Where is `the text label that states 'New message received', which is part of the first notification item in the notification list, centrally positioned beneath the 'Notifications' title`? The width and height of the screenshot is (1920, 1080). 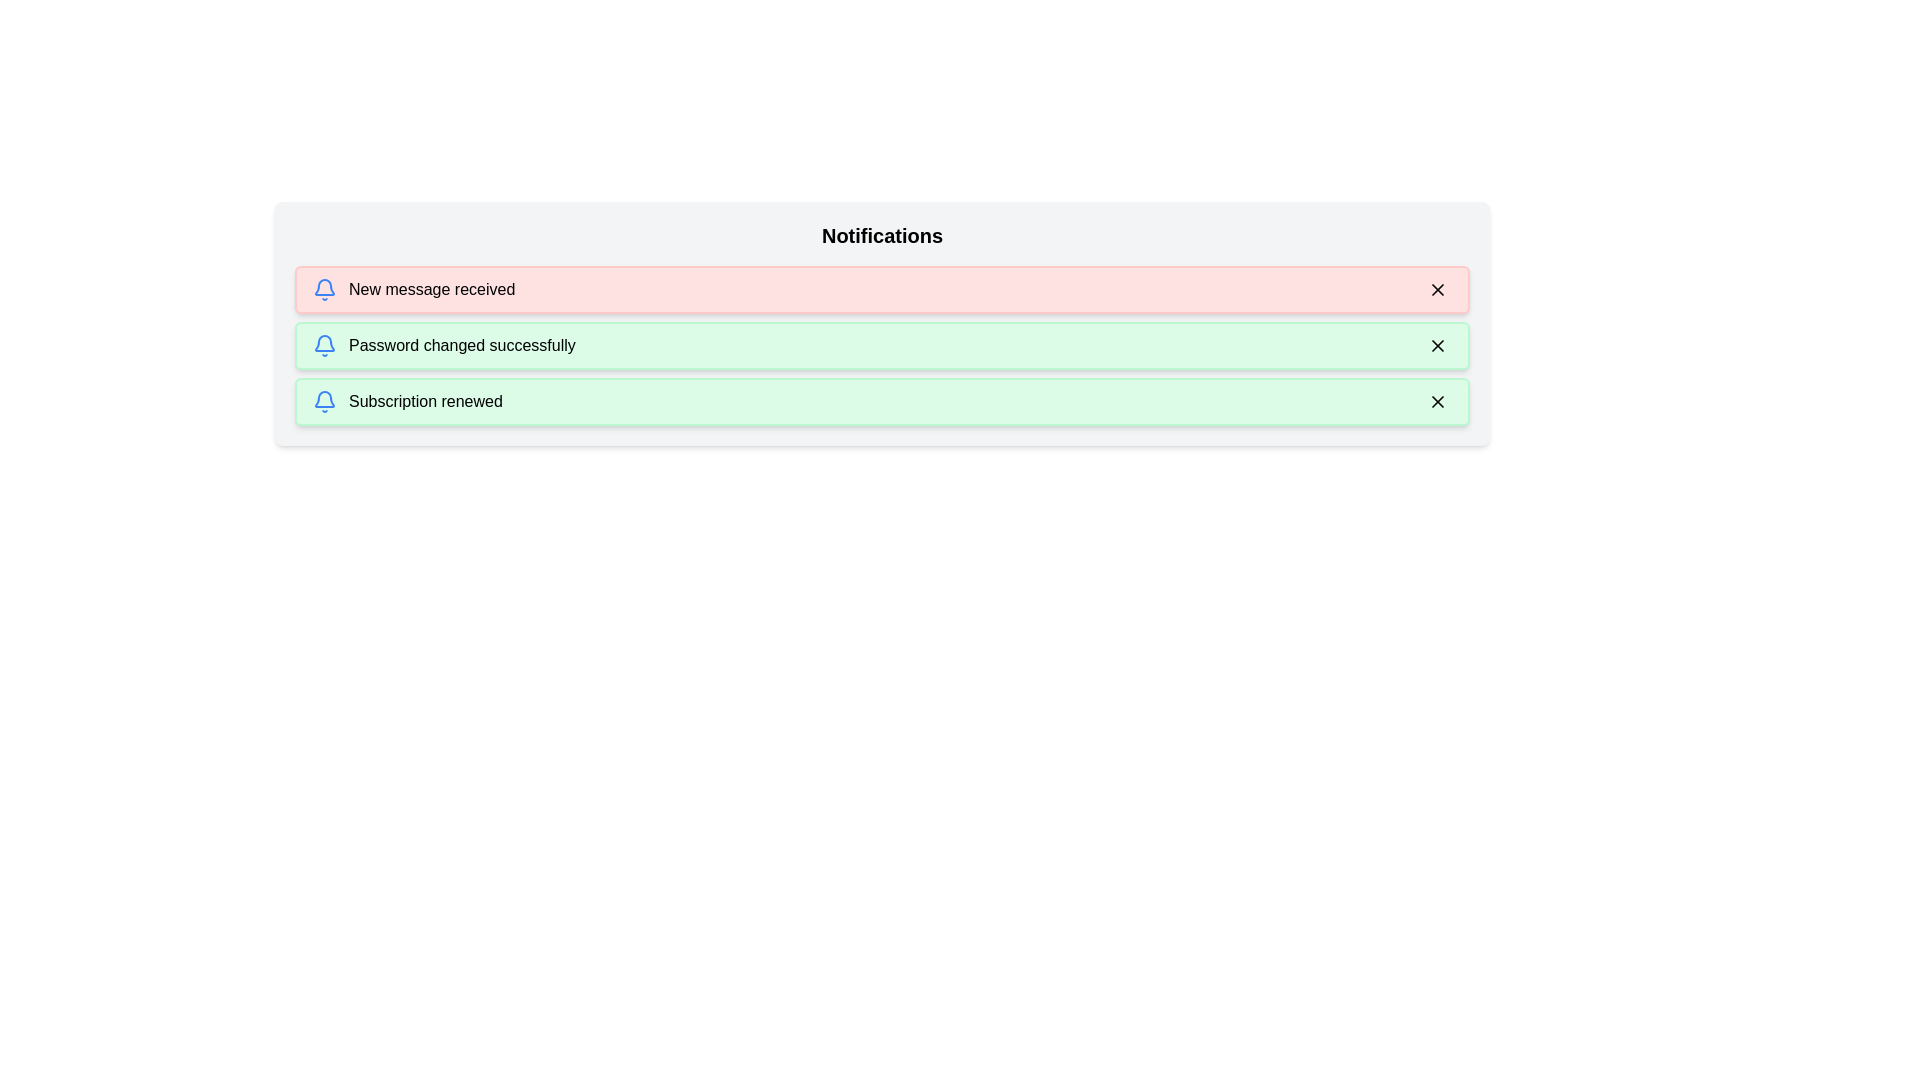
the text label that states 'New message received', which is part of the first notification item in the notification list, centrally positioned beneath the 'Notifications' title is located at coordinates (431, 289).